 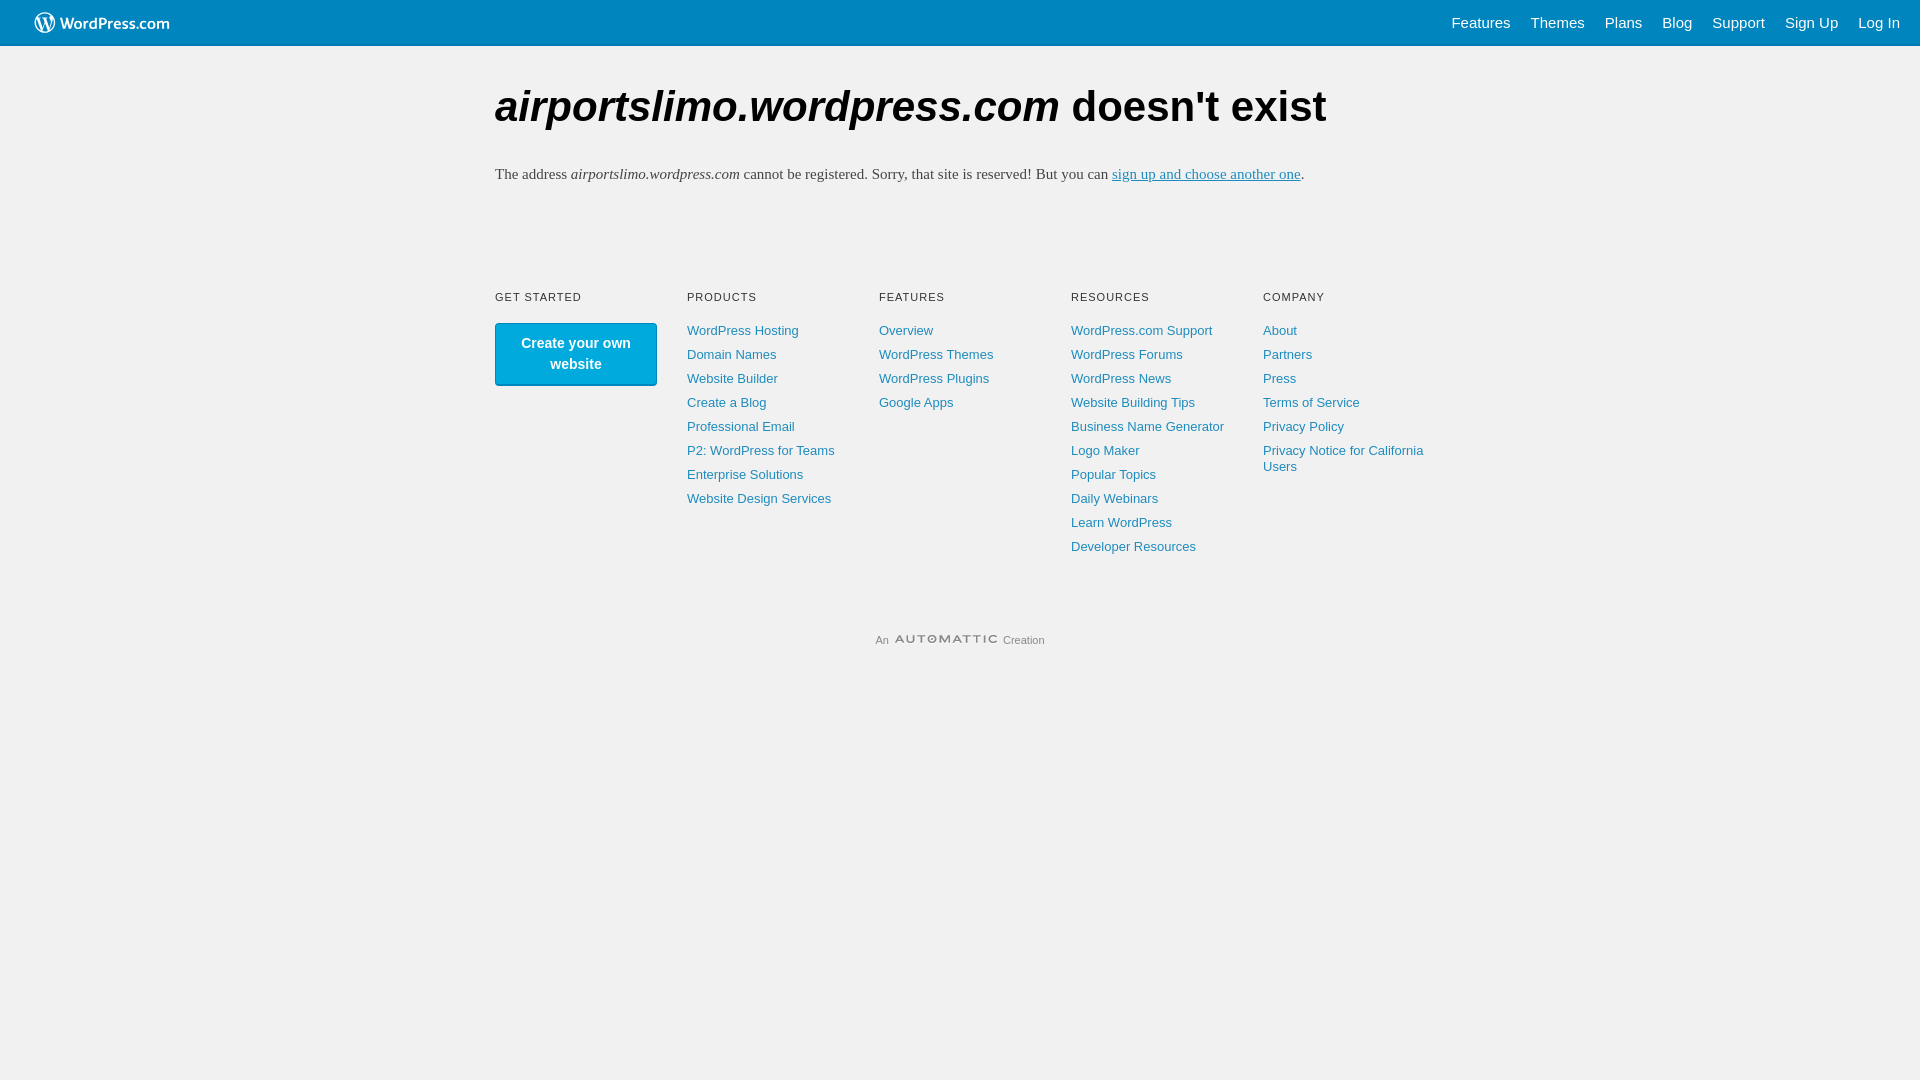 What do you see at coordinates (1113, 497) in the screenshot?
I see `'Daily Webinars'` at bounding box center [1113, 497].